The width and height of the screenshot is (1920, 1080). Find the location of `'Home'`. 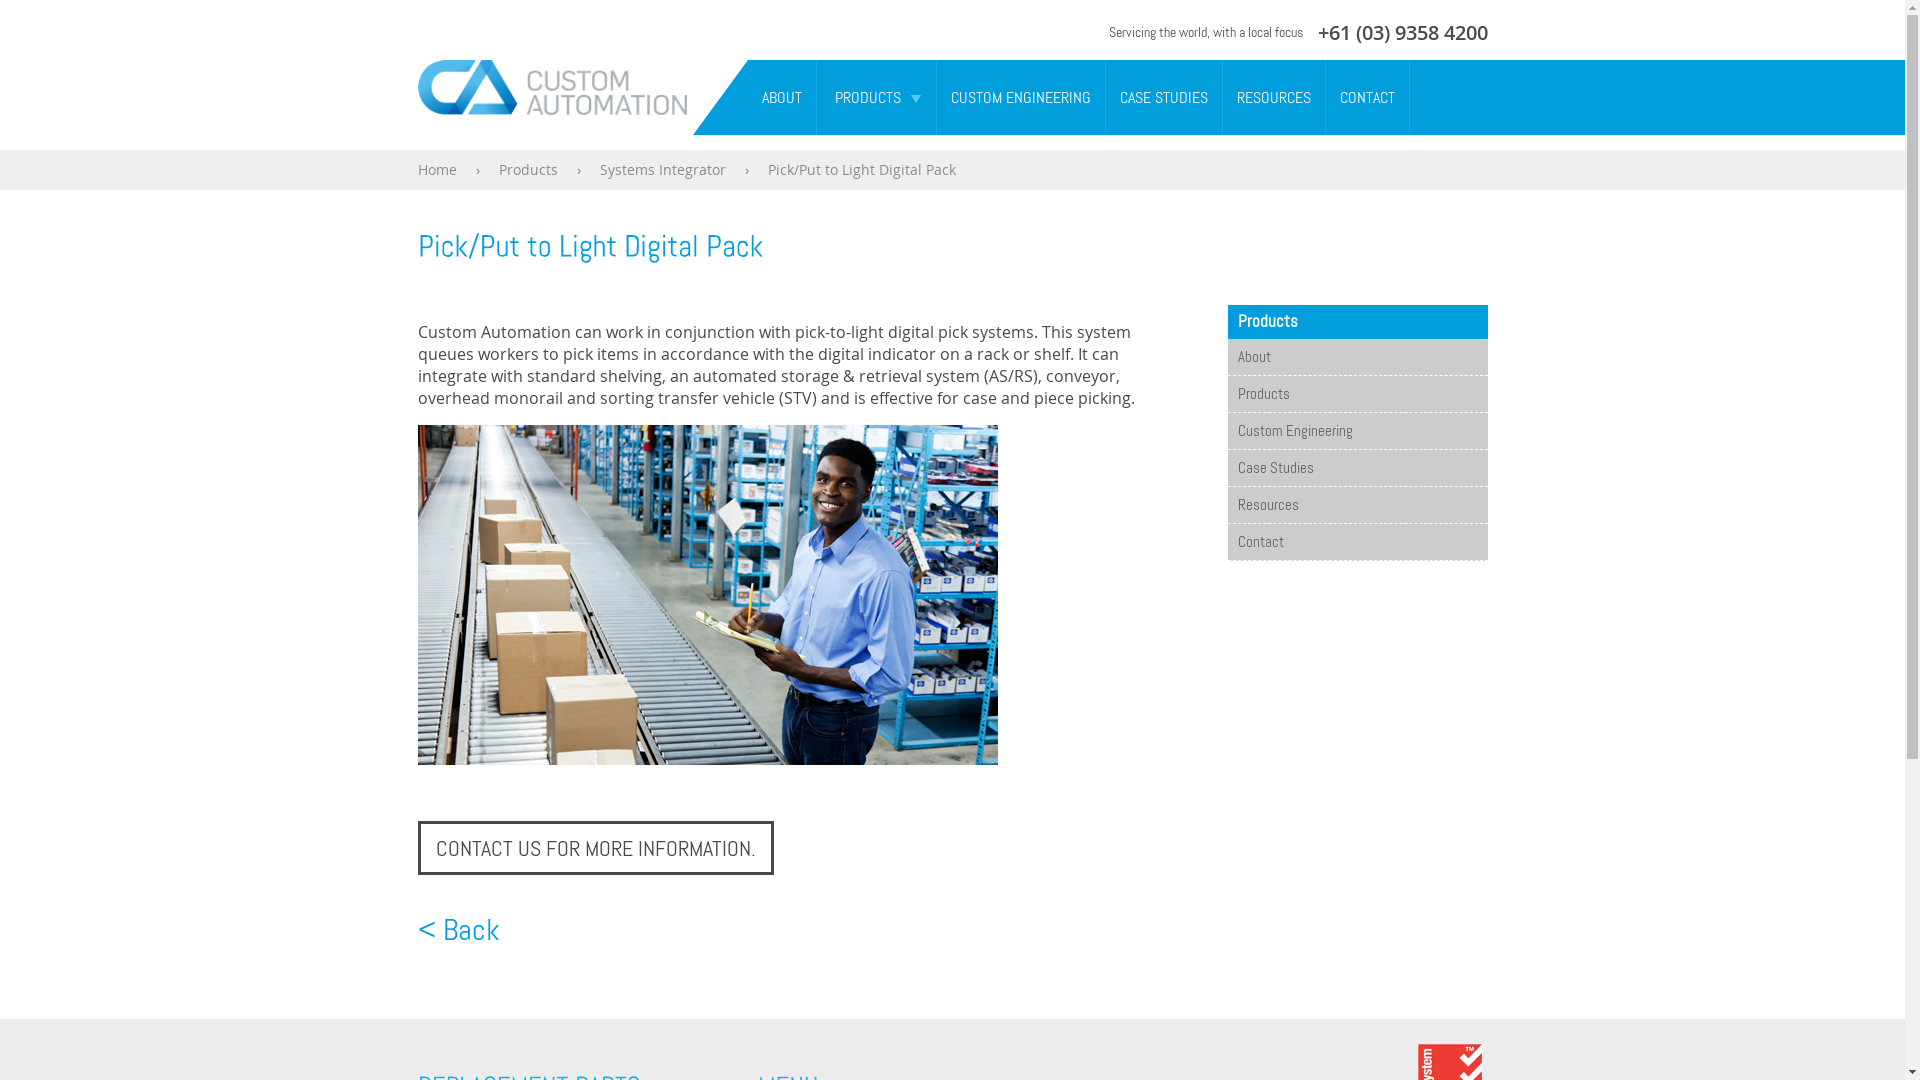

'Home' is located at coordinates (436, 168).